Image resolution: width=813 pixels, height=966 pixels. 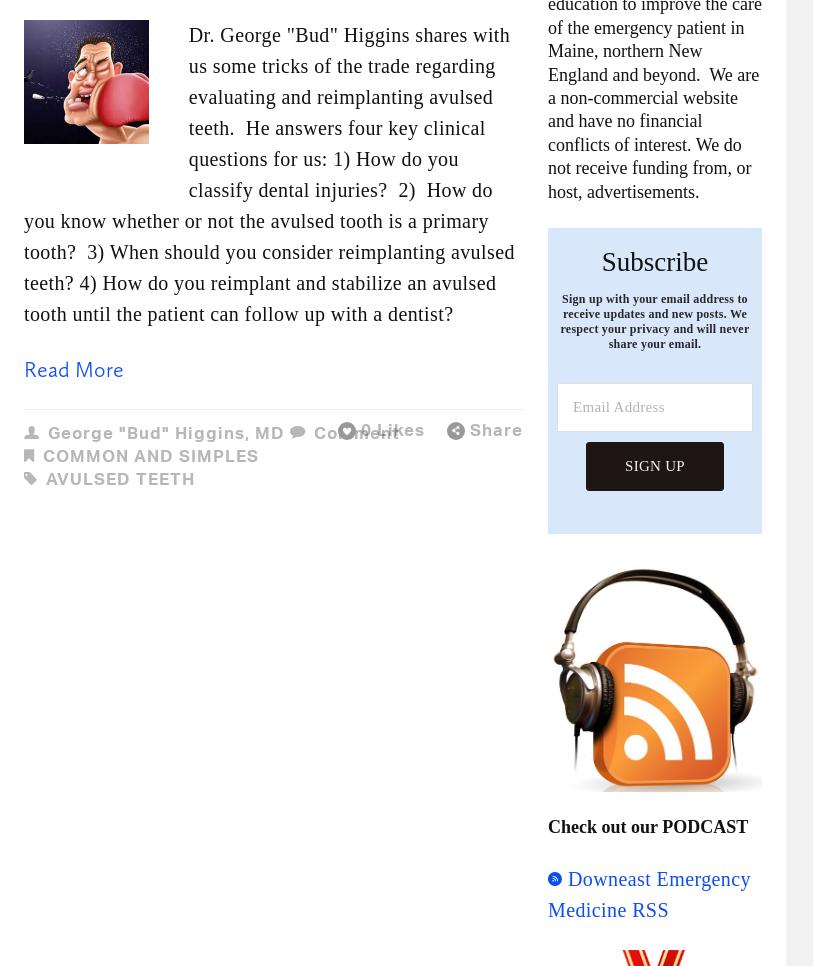 What do you see at coordinates (469, 428) in the screenshot?
I see `'Share'` at bounding box center [469, 428].